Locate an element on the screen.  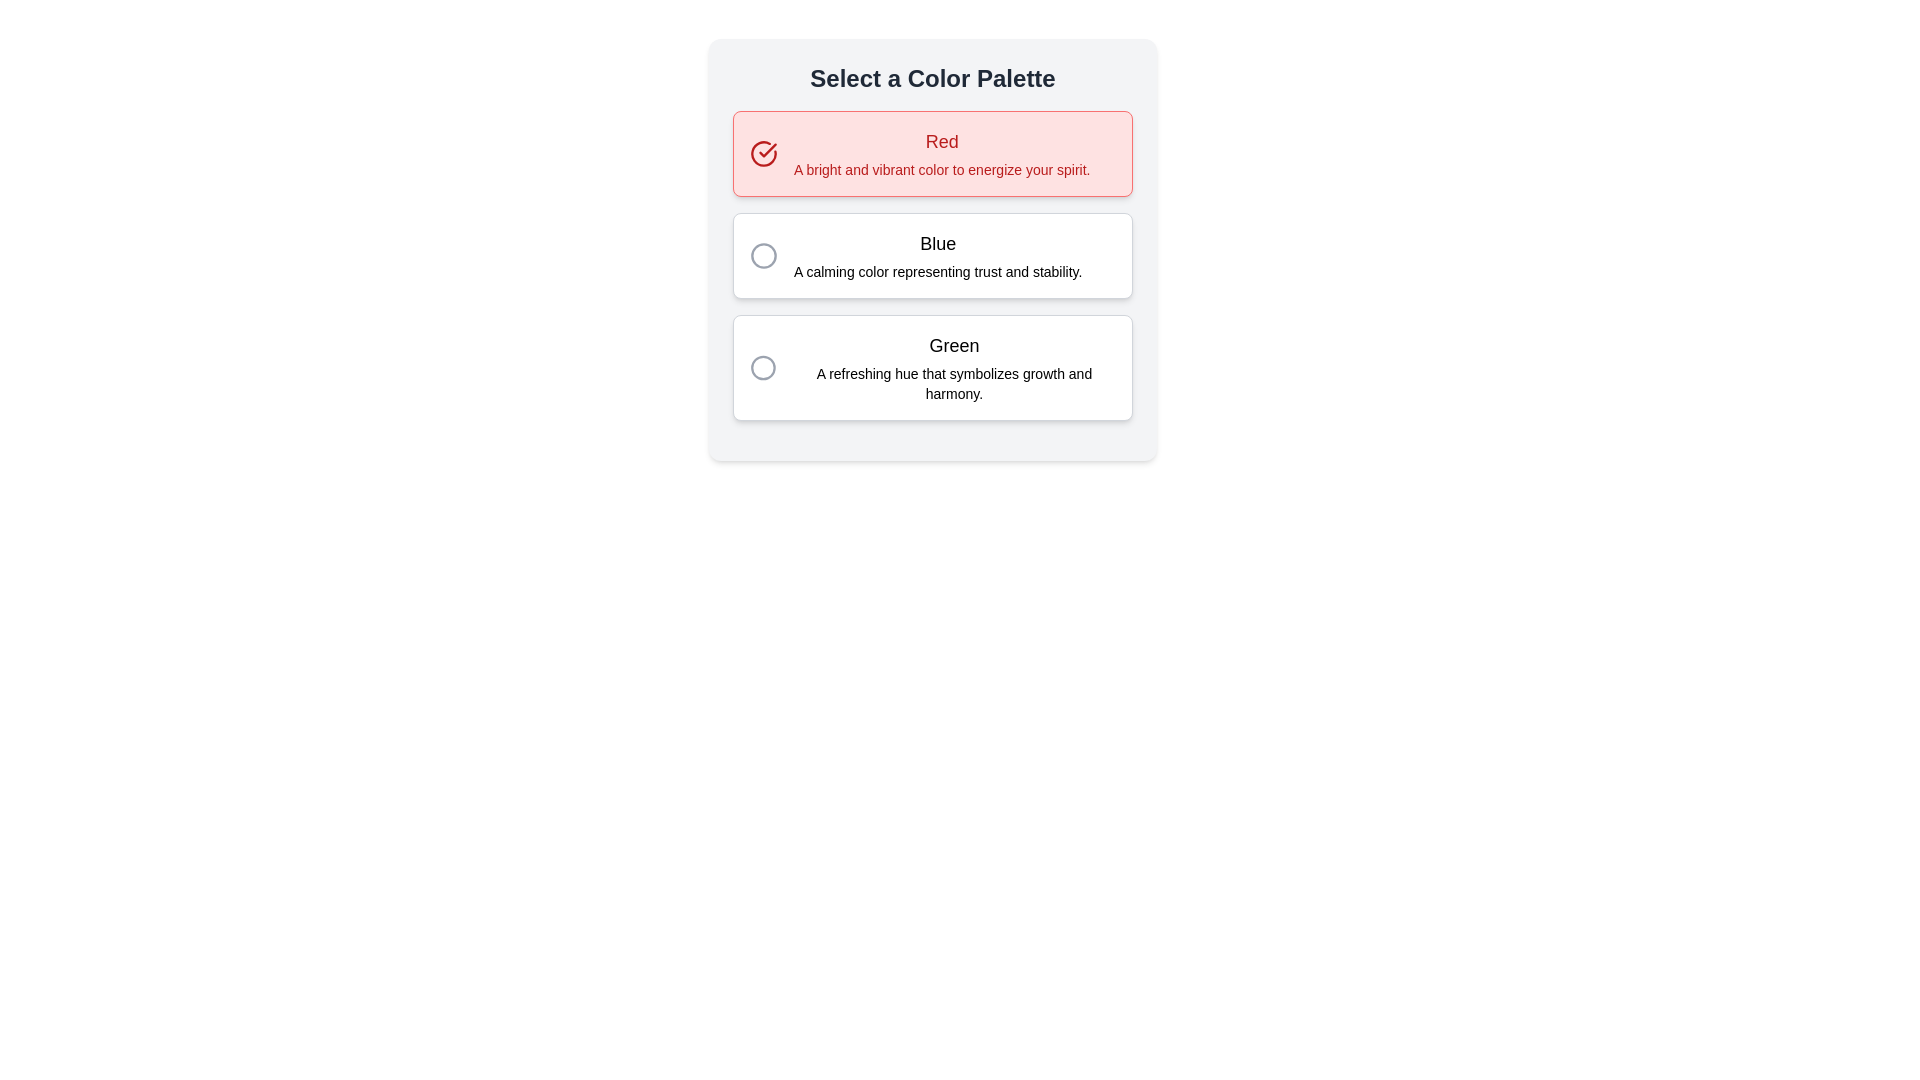
the text heading labeled 'Select a Color Palette', which is styled in bold and large font, positioned at the top-center of the interface within a rounded, shadowed card panel is located at coordinates (931, 77).